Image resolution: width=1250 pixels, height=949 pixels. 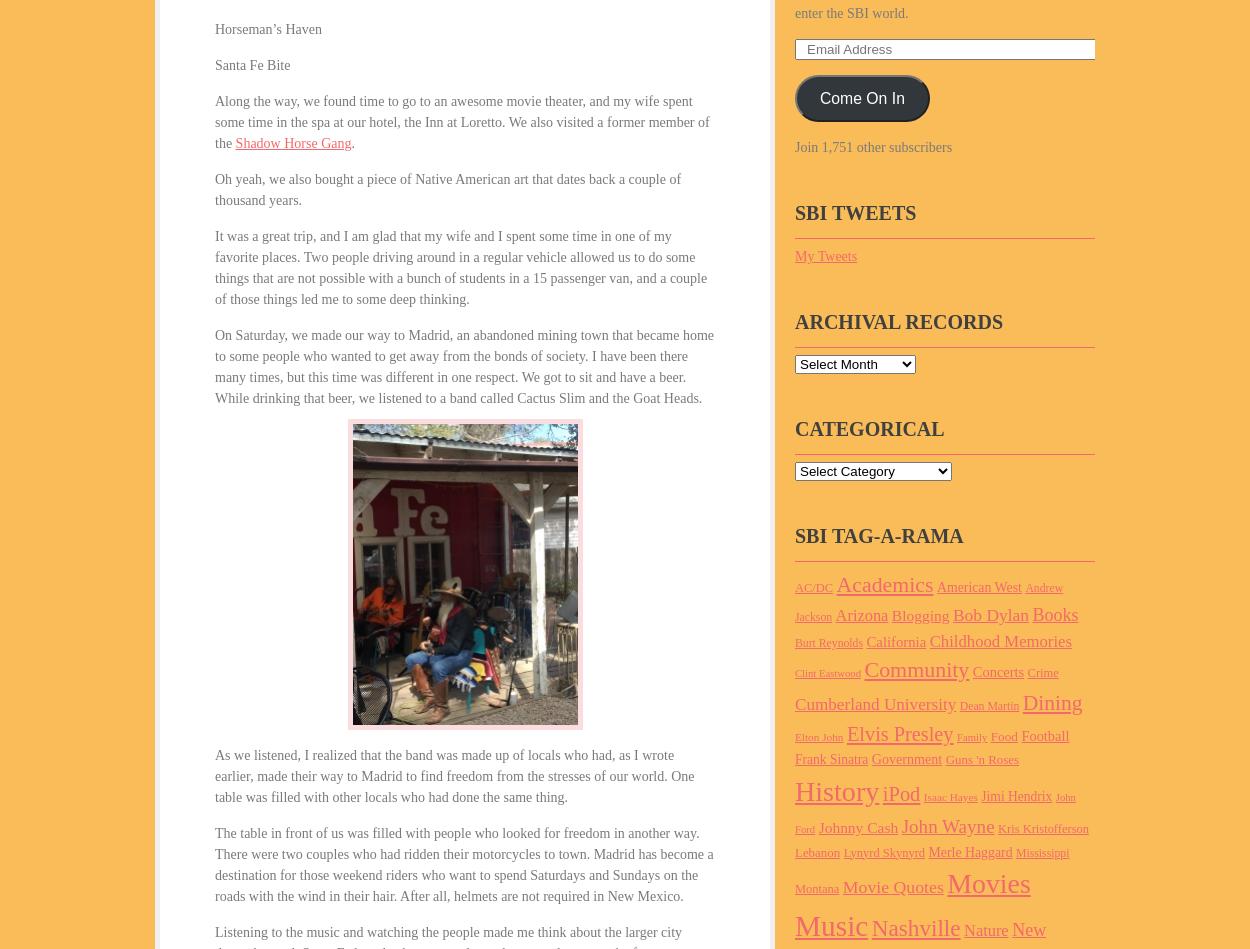 I want to click on 'Montana', so click(x=795, y=888).